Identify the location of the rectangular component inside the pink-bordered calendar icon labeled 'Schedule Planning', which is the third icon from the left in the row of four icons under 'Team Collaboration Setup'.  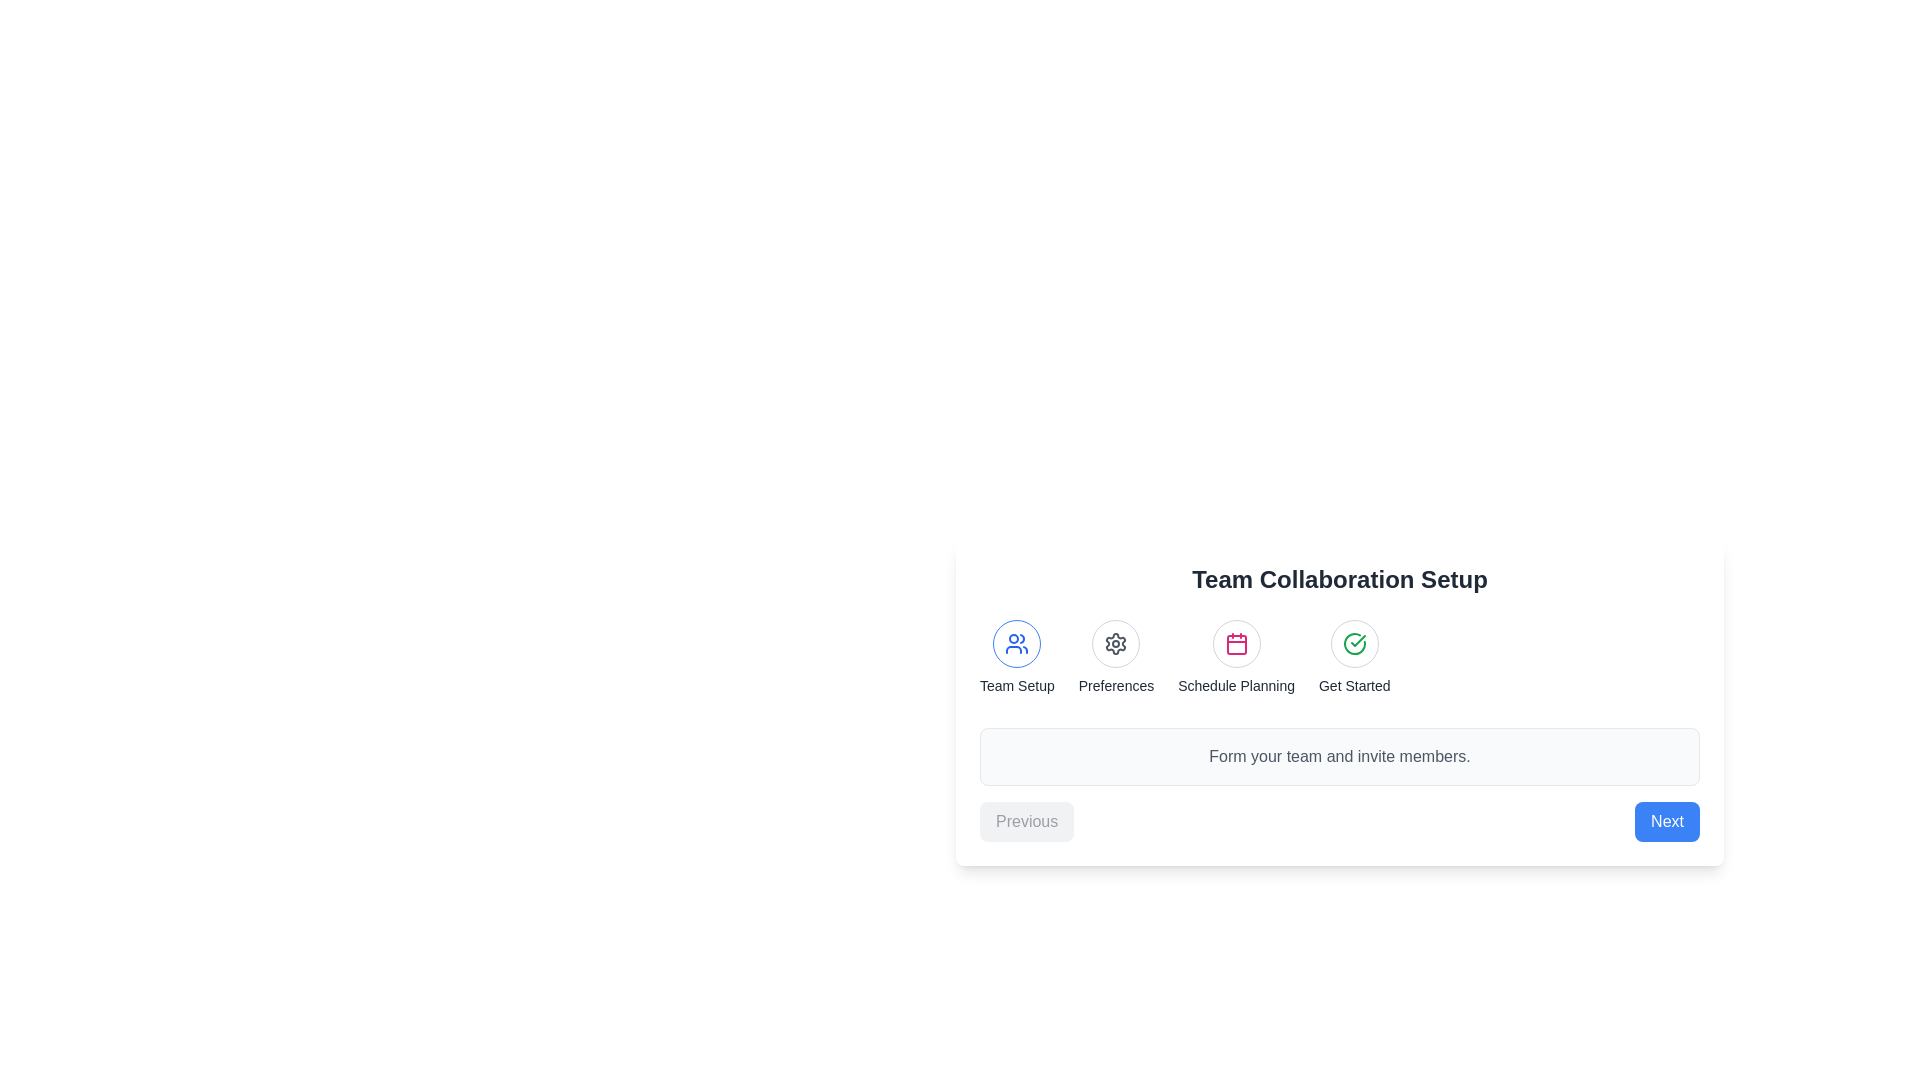
(1235, 644).